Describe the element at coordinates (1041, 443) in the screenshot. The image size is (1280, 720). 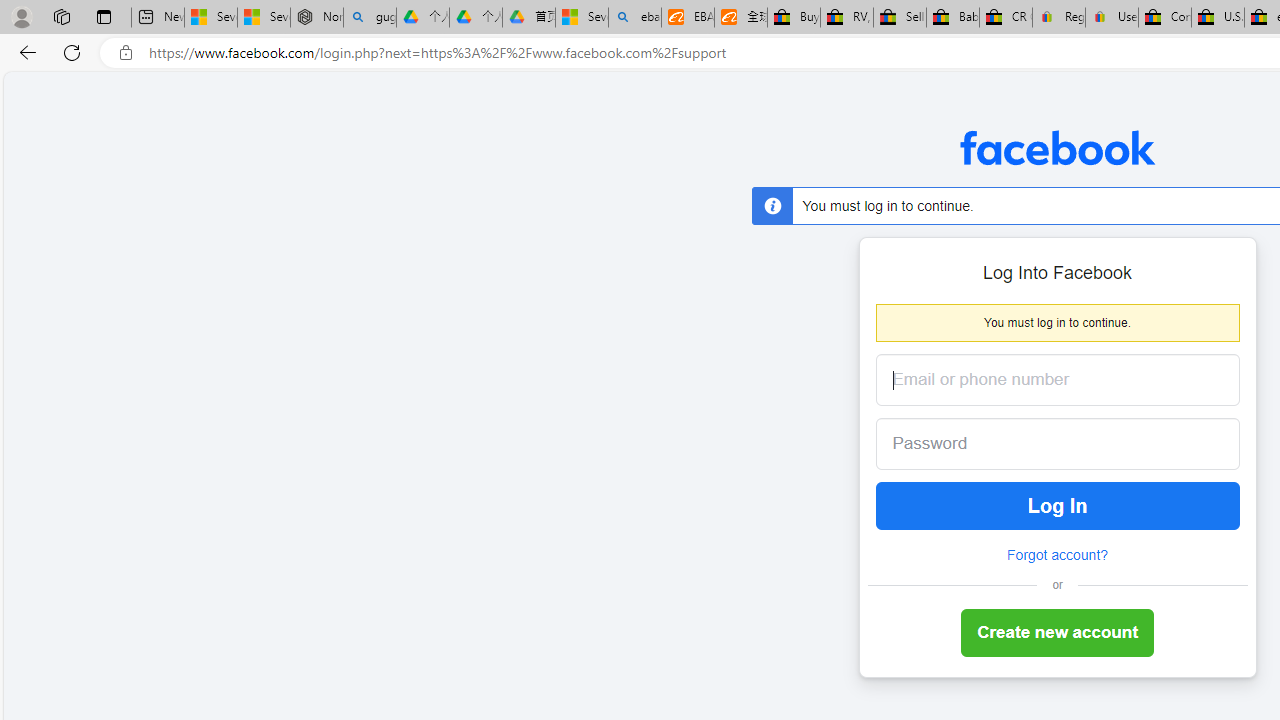
I see `'Password'` at that location.